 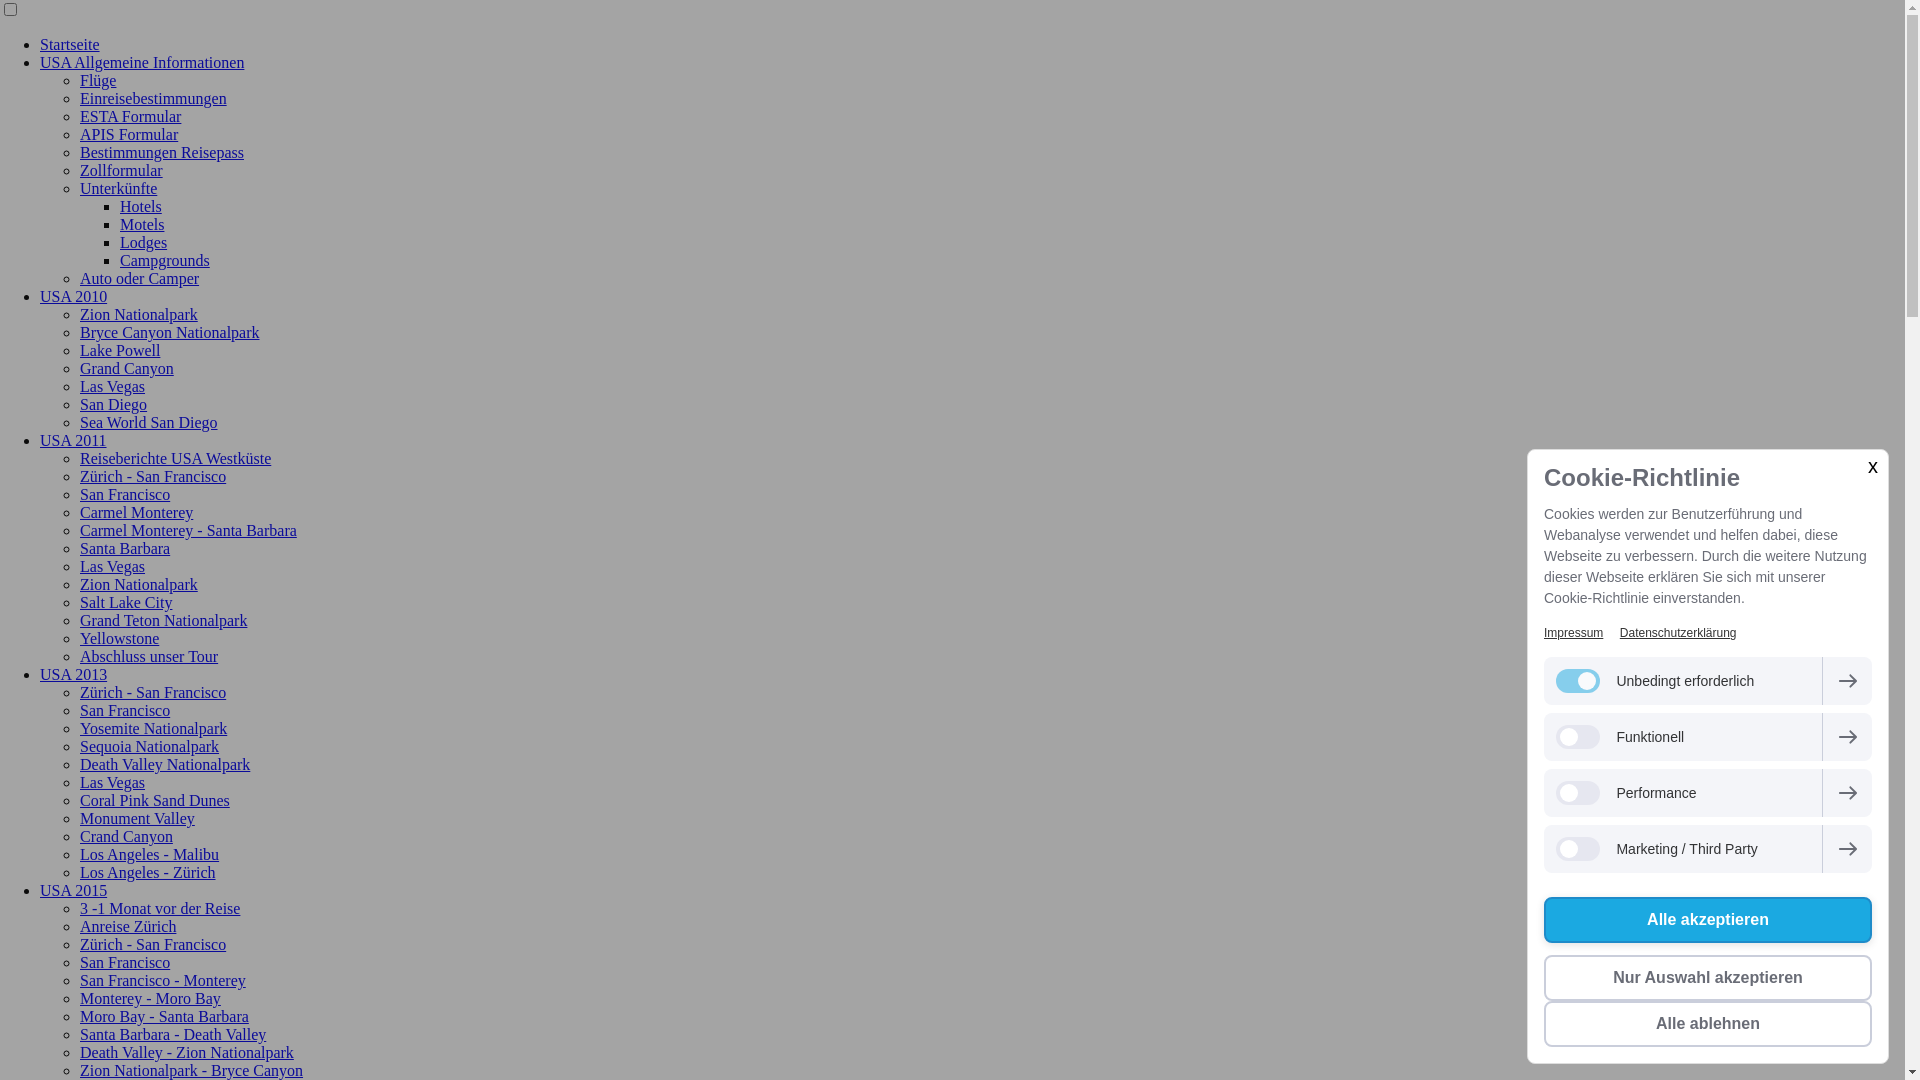 What do you see at coordinates (141, 224) in the screenshot?
I see `'Motels'` at bounding box center [141, 224].